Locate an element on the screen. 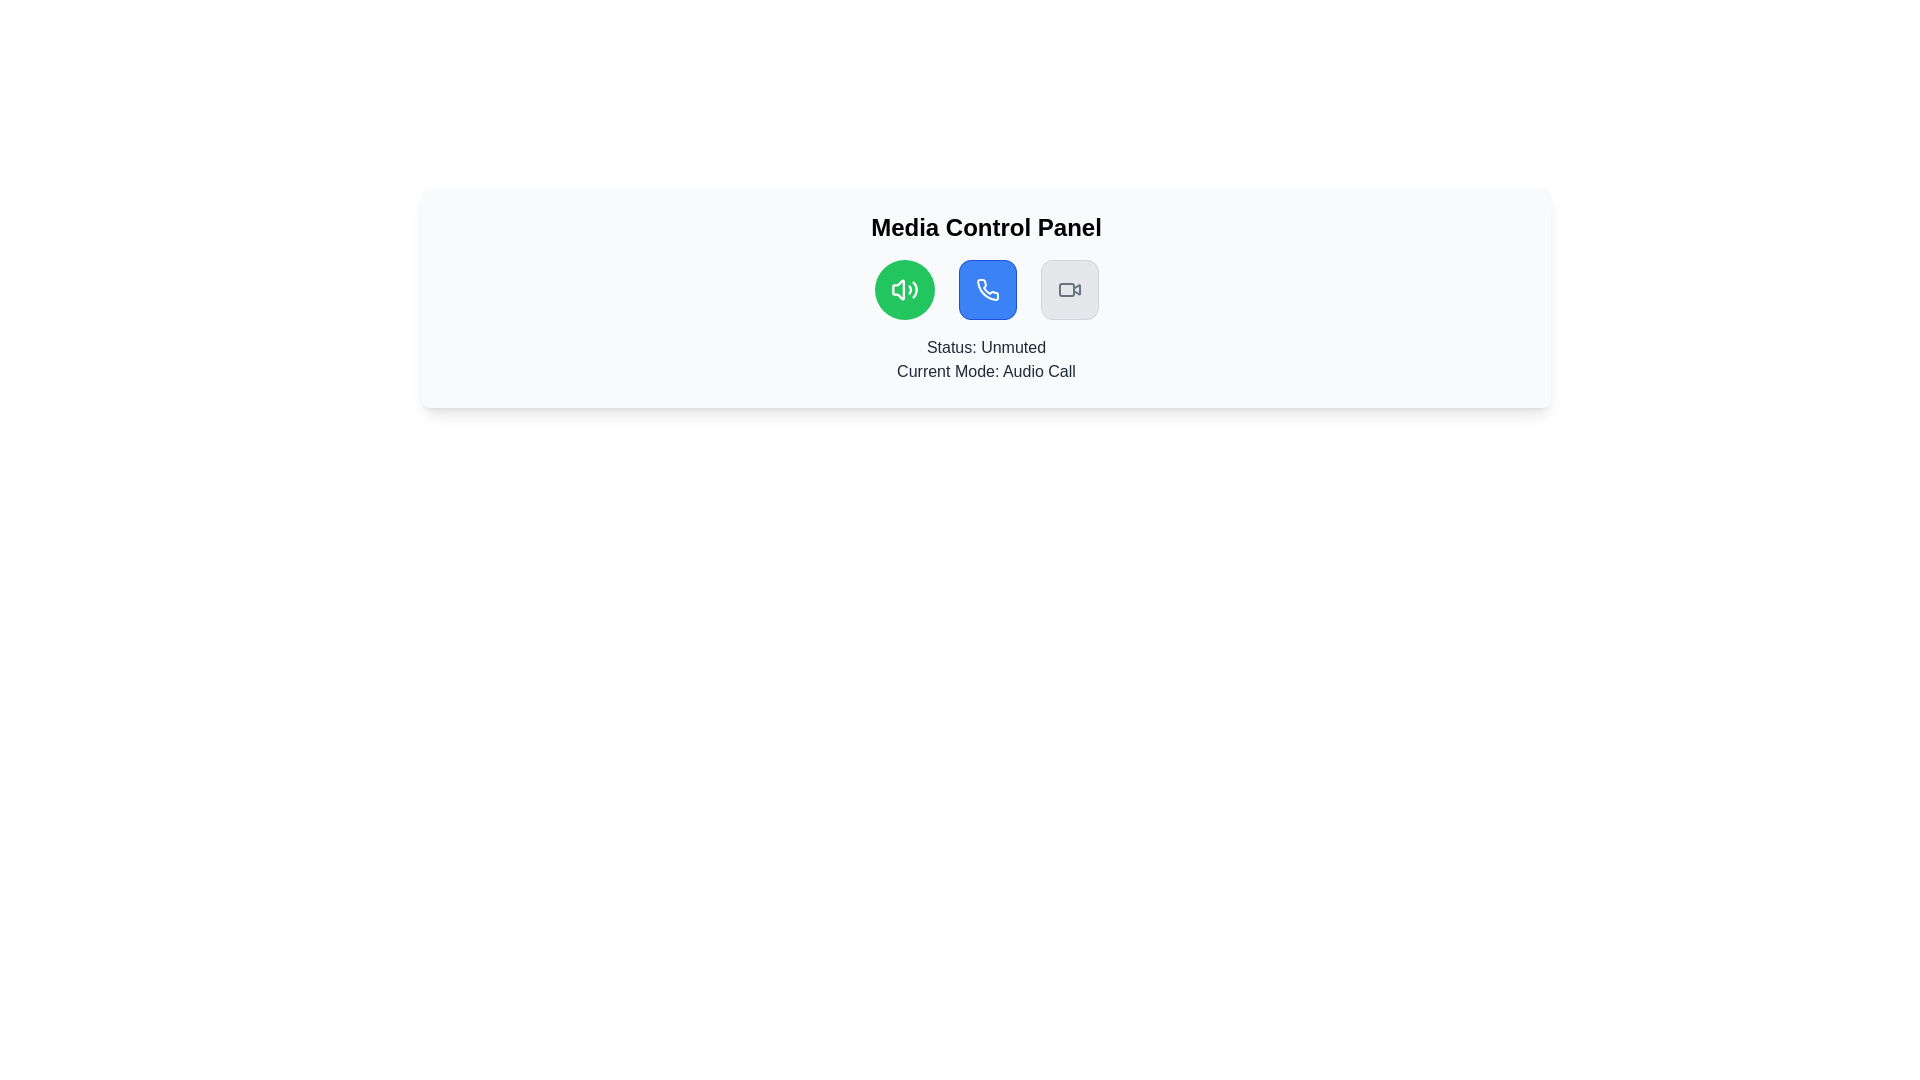 The image size is (1920, 1080). the informational text label displaying 'Current Mode: Audio Call', which is styled in gray on a white background, located below 'Status: Unmuted' is located at coordinates (986, 371).